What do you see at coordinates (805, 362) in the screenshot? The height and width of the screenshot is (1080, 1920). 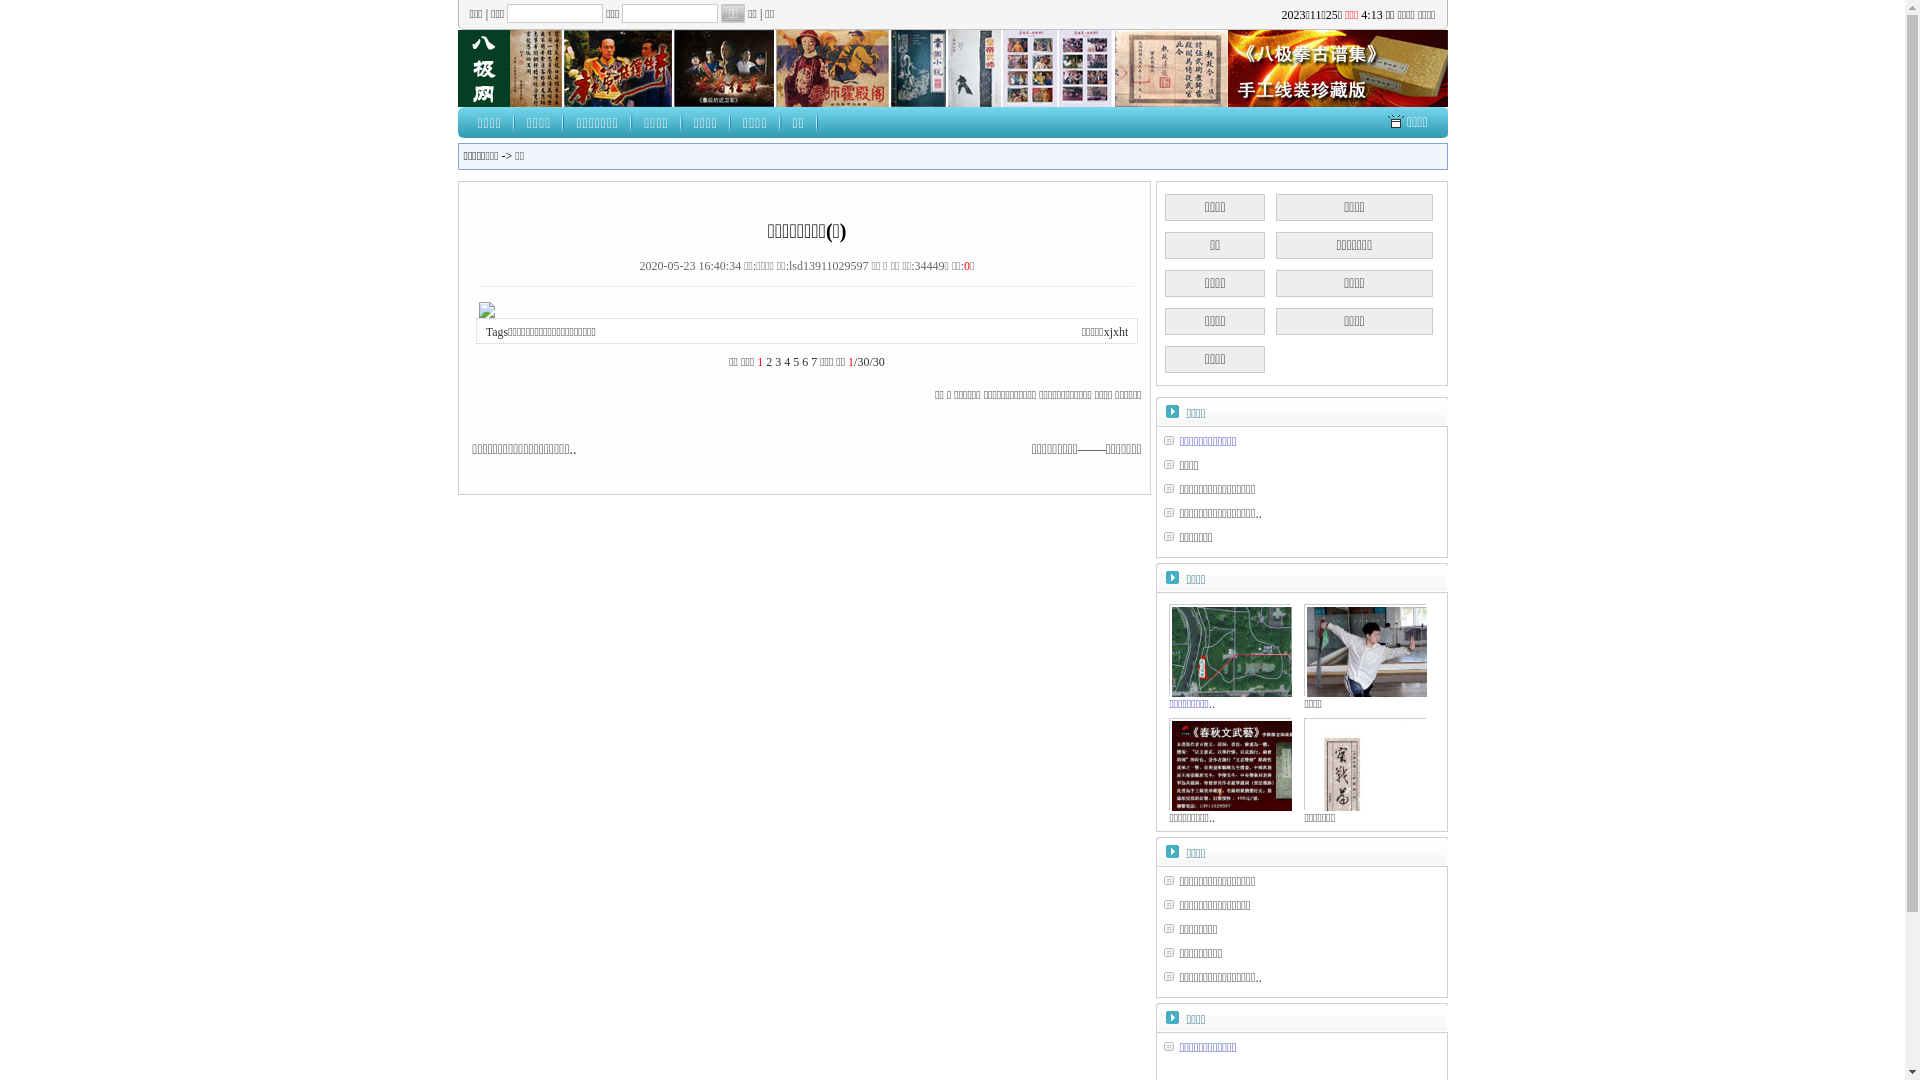 I see `'6'` at bounding box center [805, 362].